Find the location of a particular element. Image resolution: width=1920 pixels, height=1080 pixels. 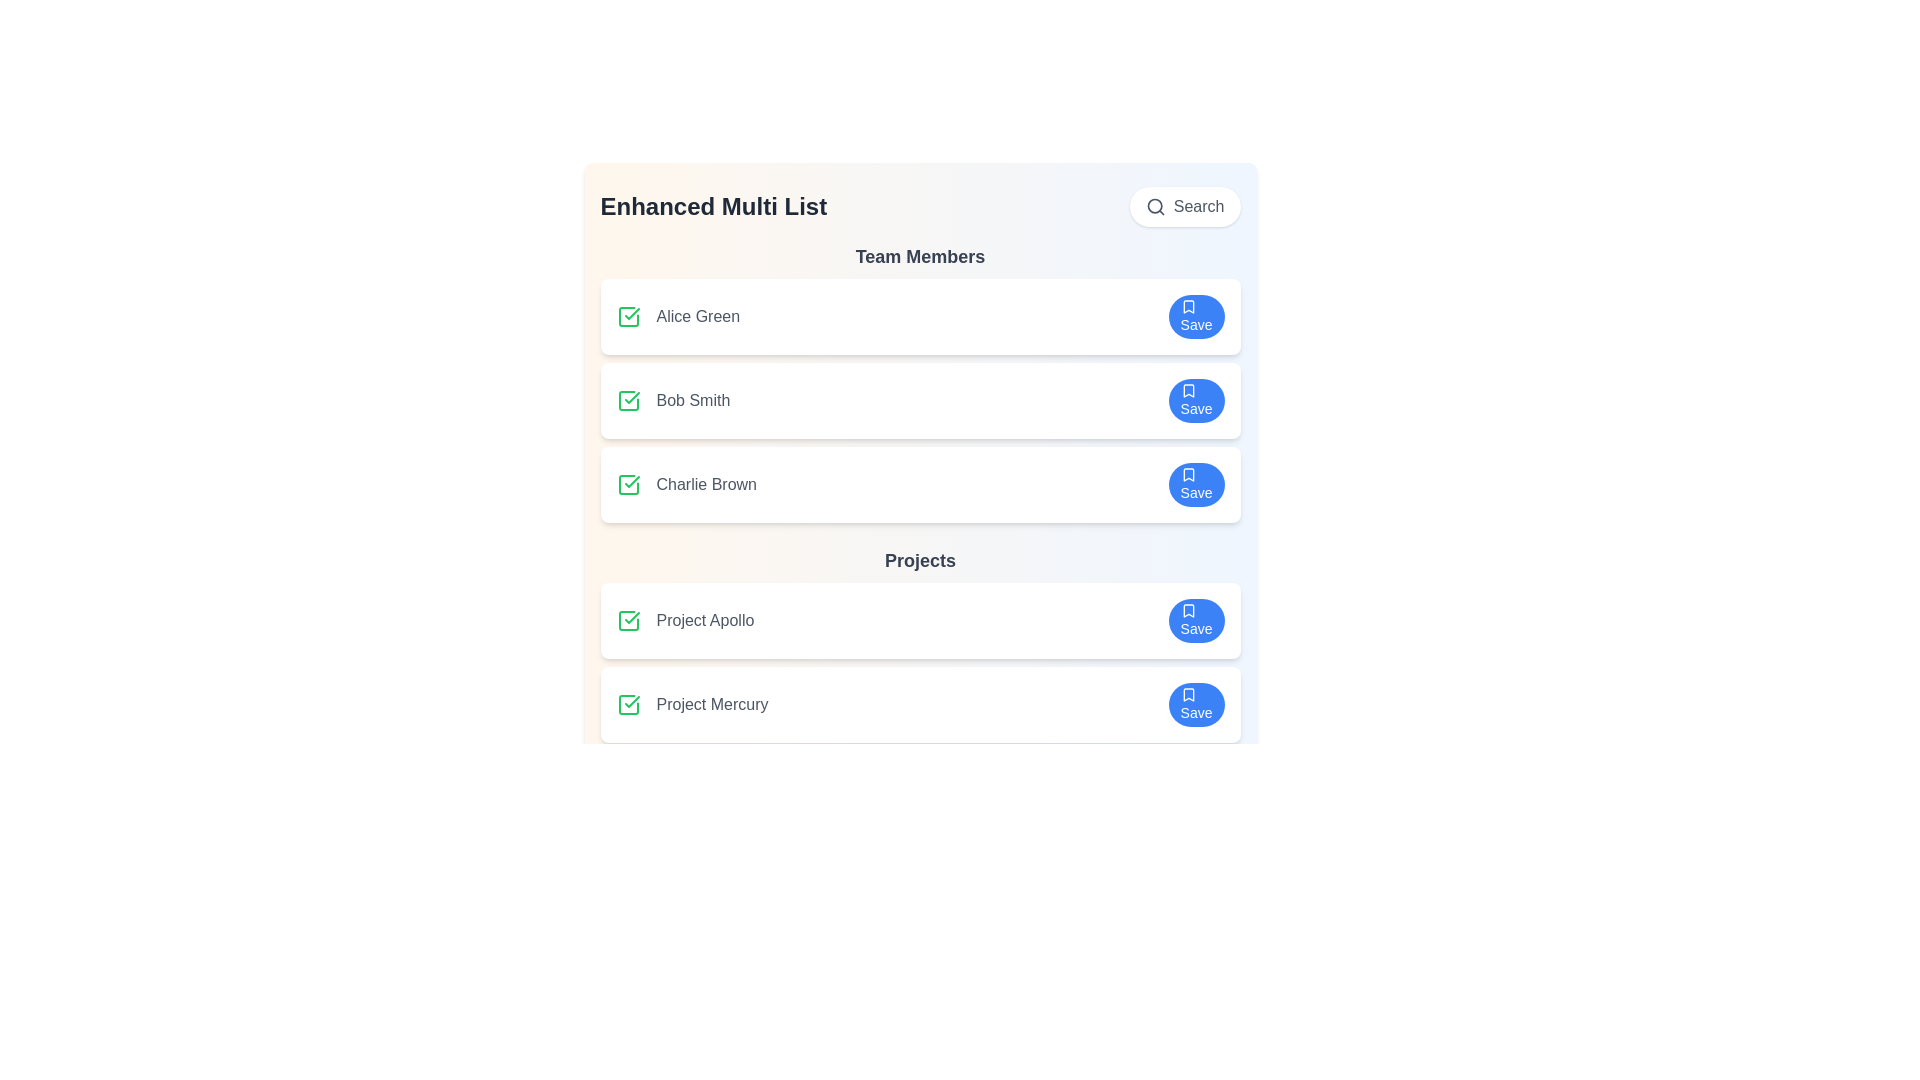

the header 'Projects' to explore its section is located at coordinates (919, 560).